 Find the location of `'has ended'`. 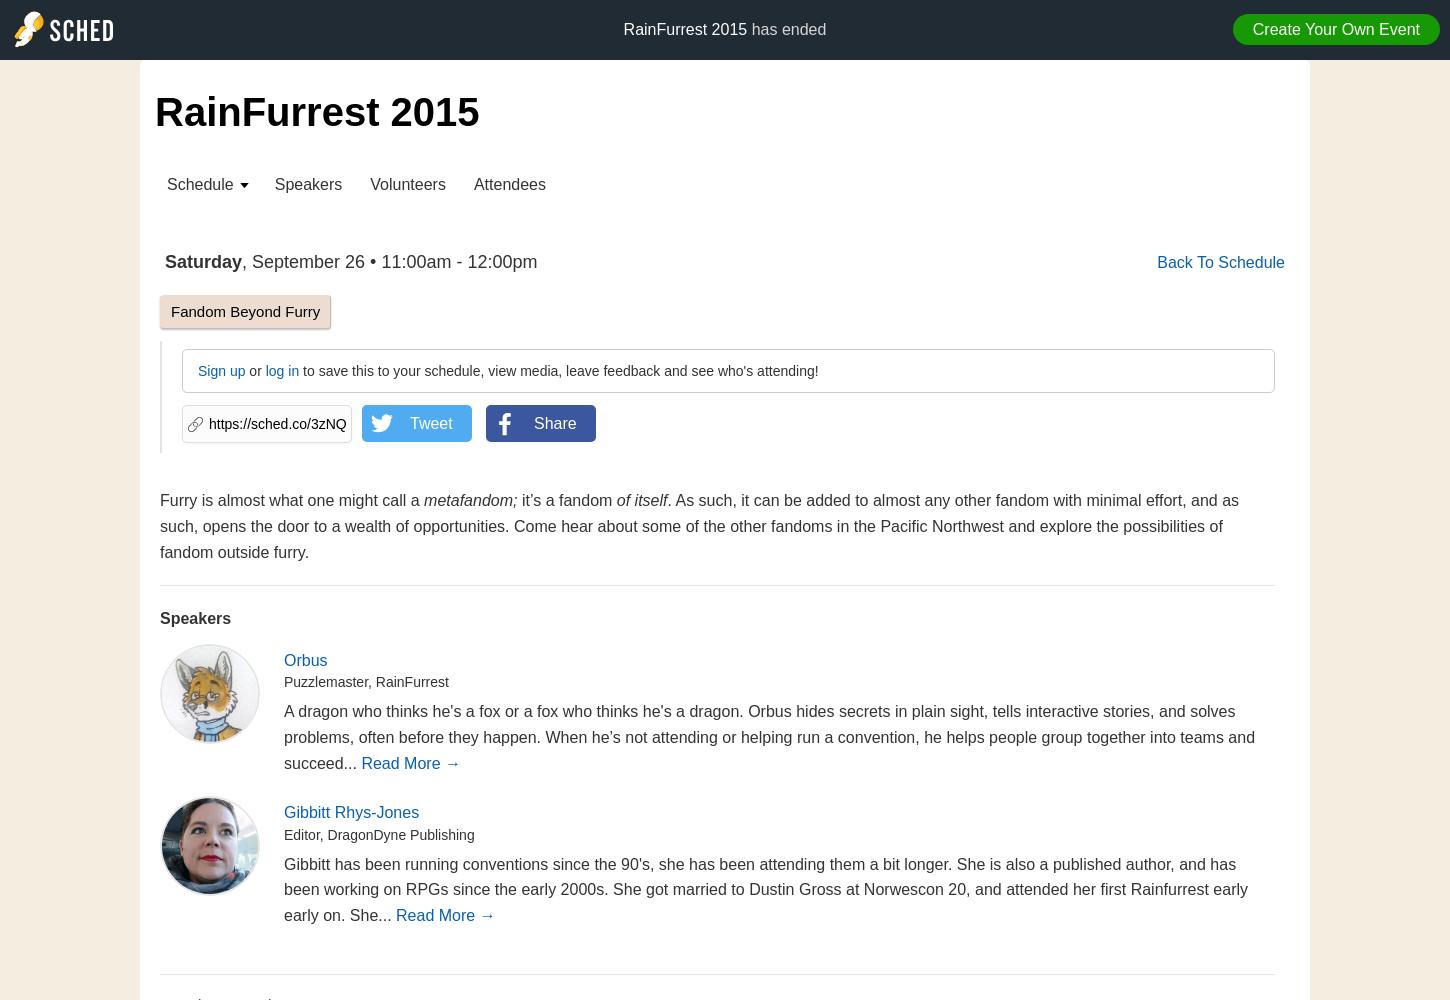

'has ended' is located at coordinates (786, 29).